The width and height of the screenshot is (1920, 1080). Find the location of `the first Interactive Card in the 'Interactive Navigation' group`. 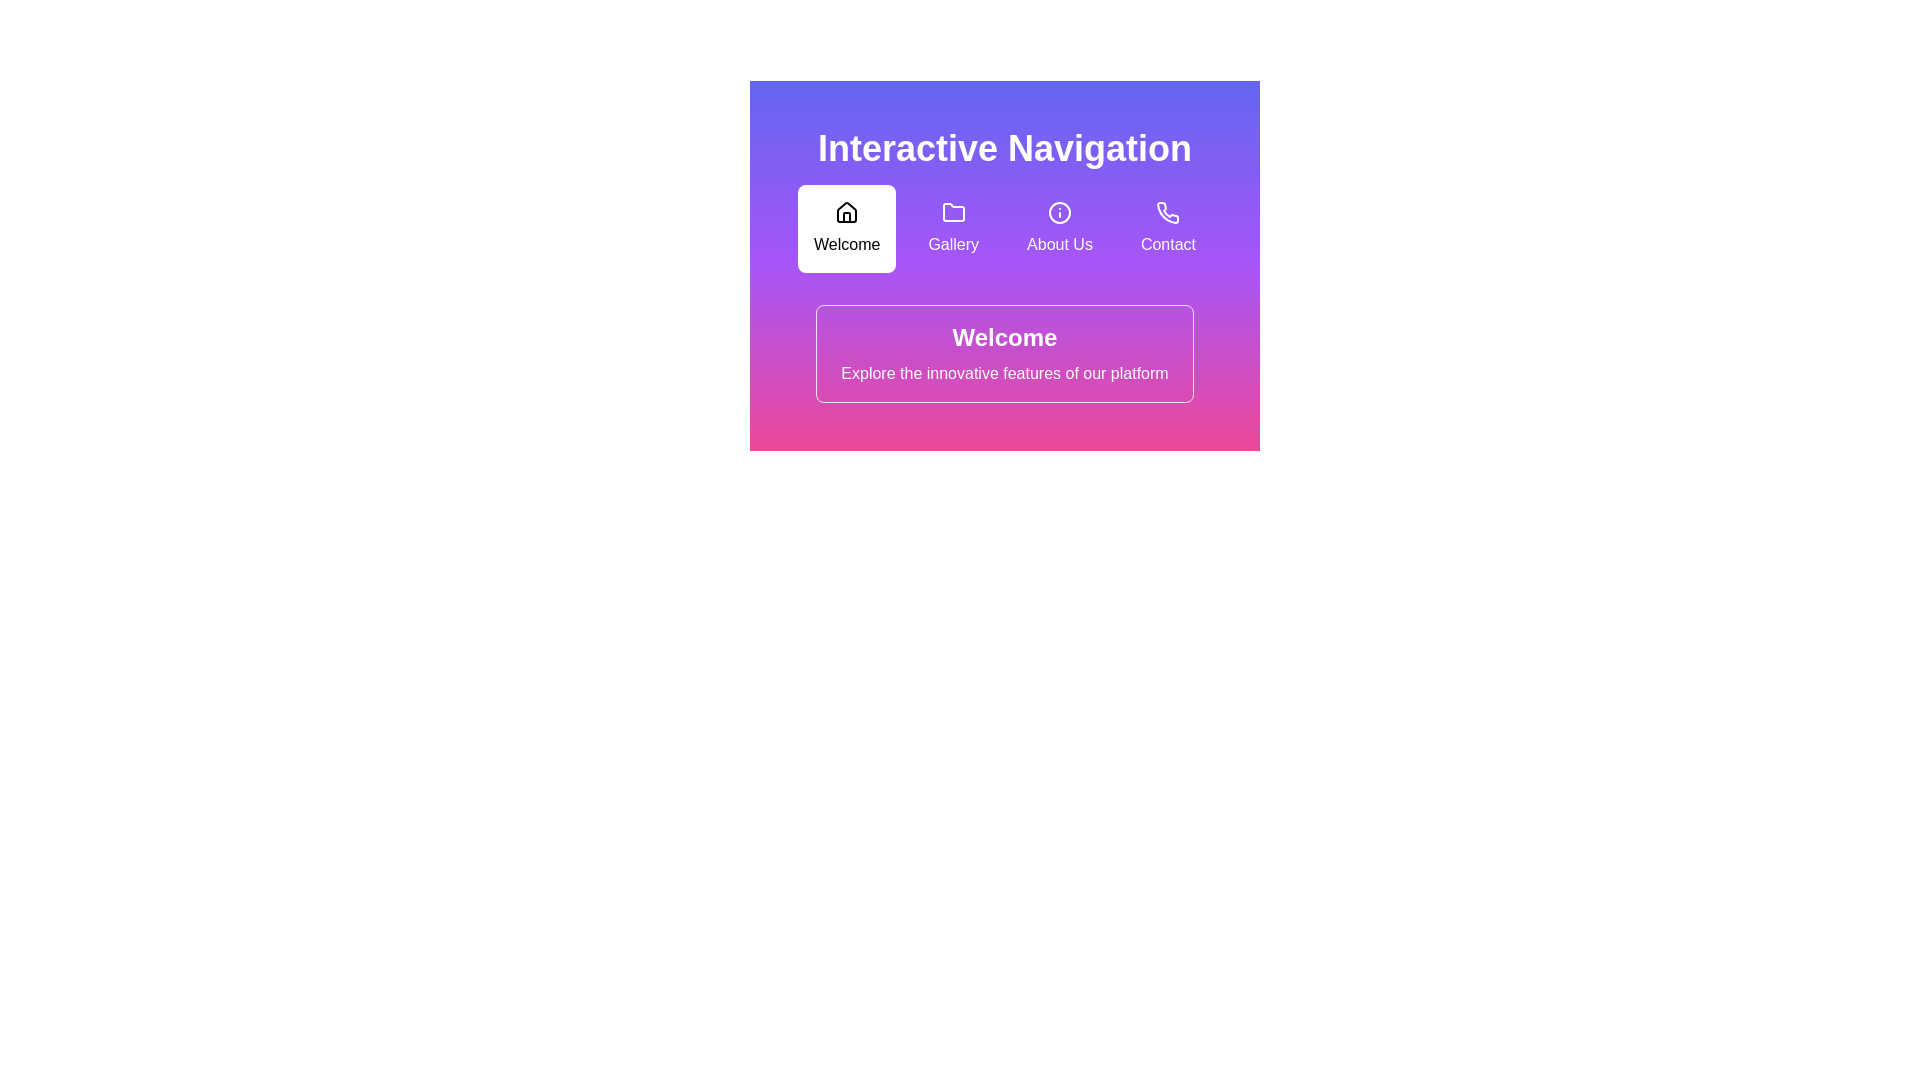

the first Interactive Card in the 'Interactive Navigation' group is located at coordinates (847, 227).